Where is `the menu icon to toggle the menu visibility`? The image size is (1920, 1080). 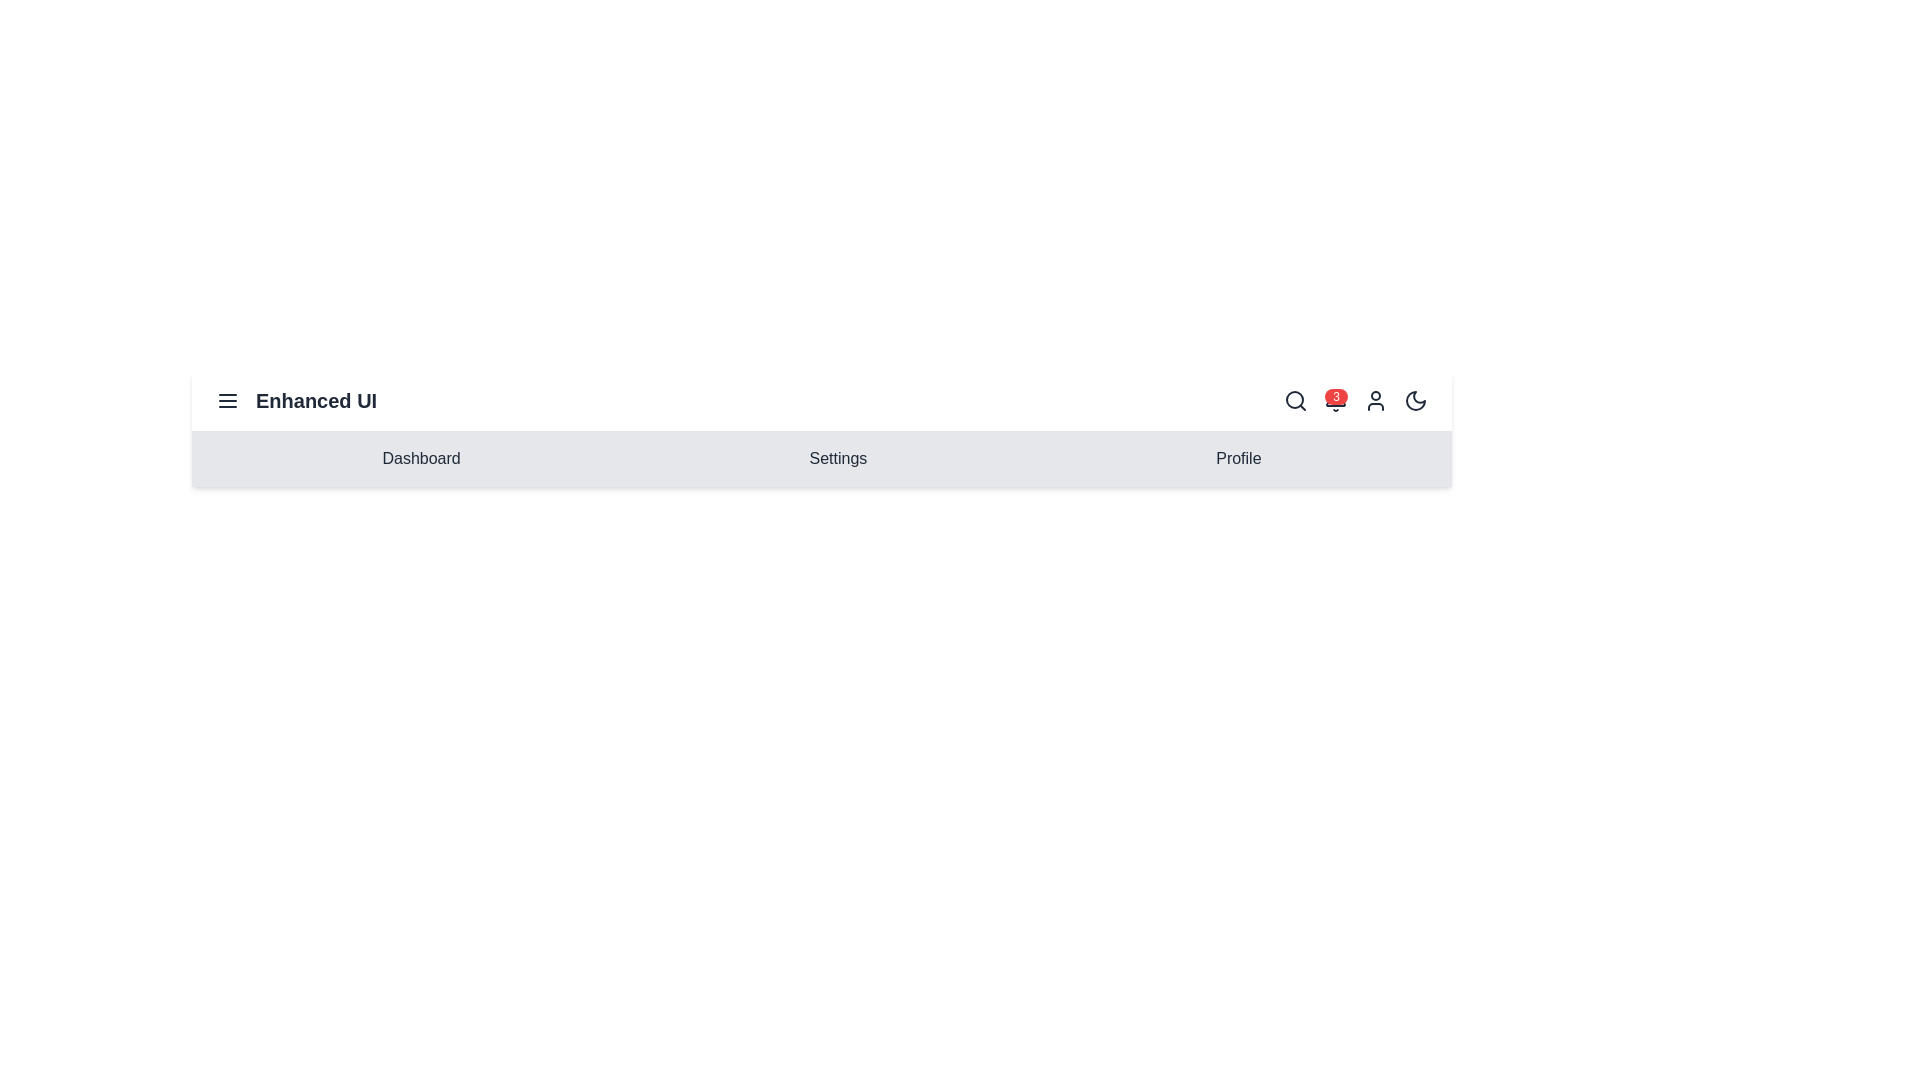 the menu icon to toggle the menu visibility is located at coordinates (227, 401).